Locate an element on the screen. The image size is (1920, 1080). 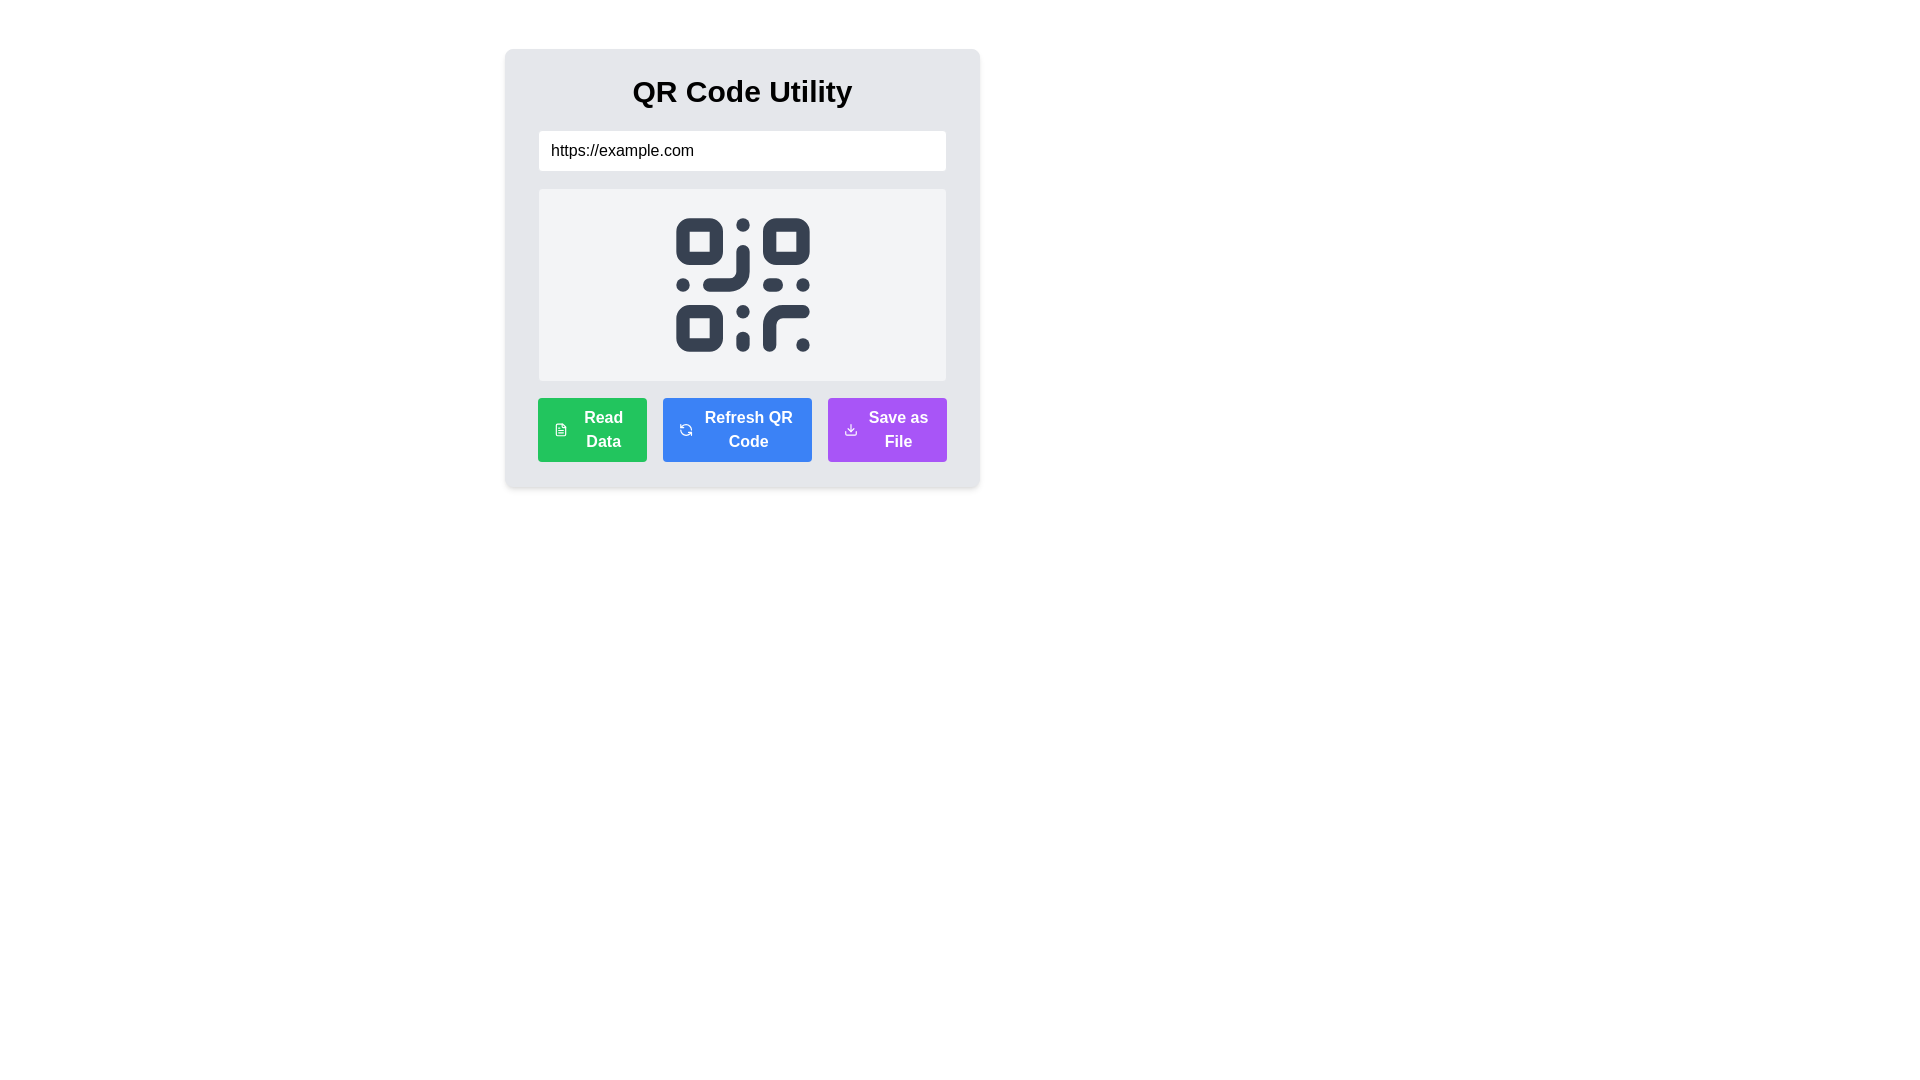
the appearance of the download icon, which resembles a downward-pointing arrow and is located within the 'Save as File' button, to the left of the button's text is located at coordinates (851, 428).